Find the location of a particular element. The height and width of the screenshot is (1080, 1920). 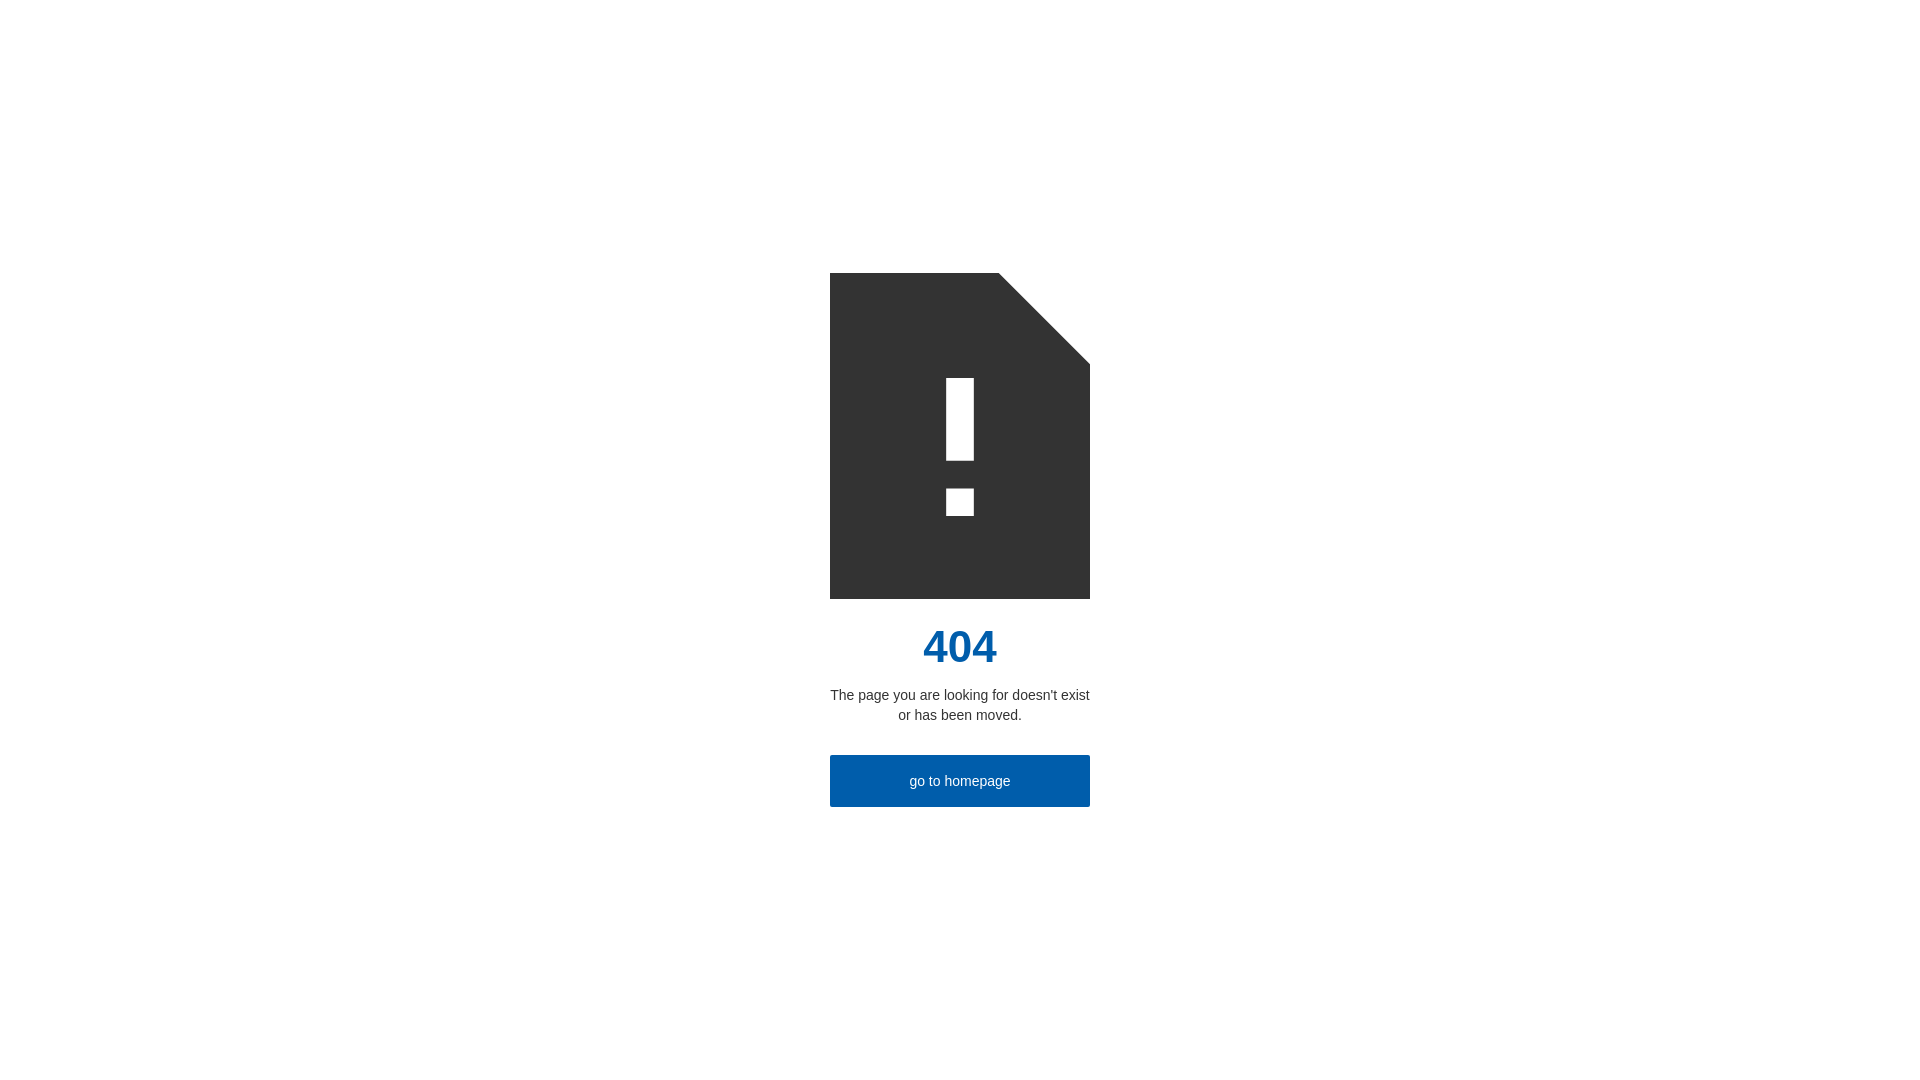

'go to homepage' is located at coordinates (960, 779).